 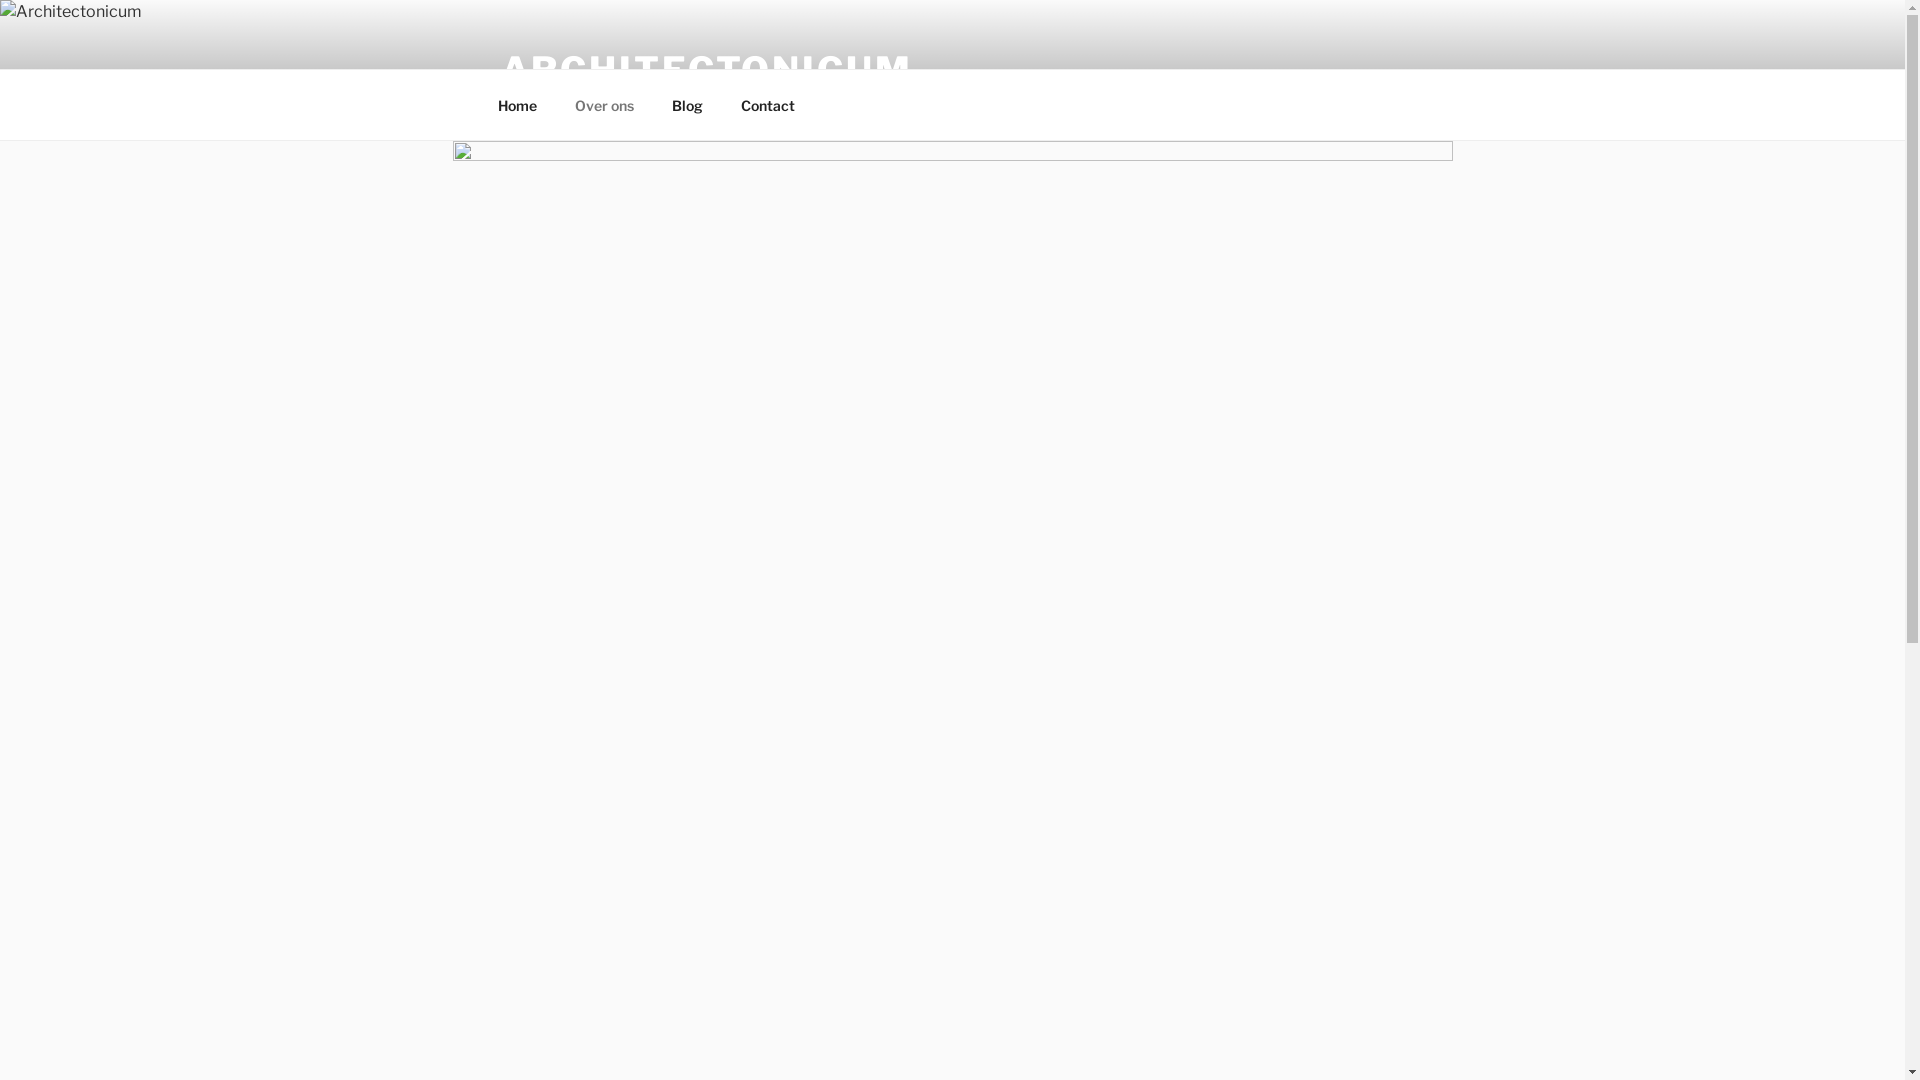 I want to click on 'ARCHITECTONICUM', so click(x=705, y=68).